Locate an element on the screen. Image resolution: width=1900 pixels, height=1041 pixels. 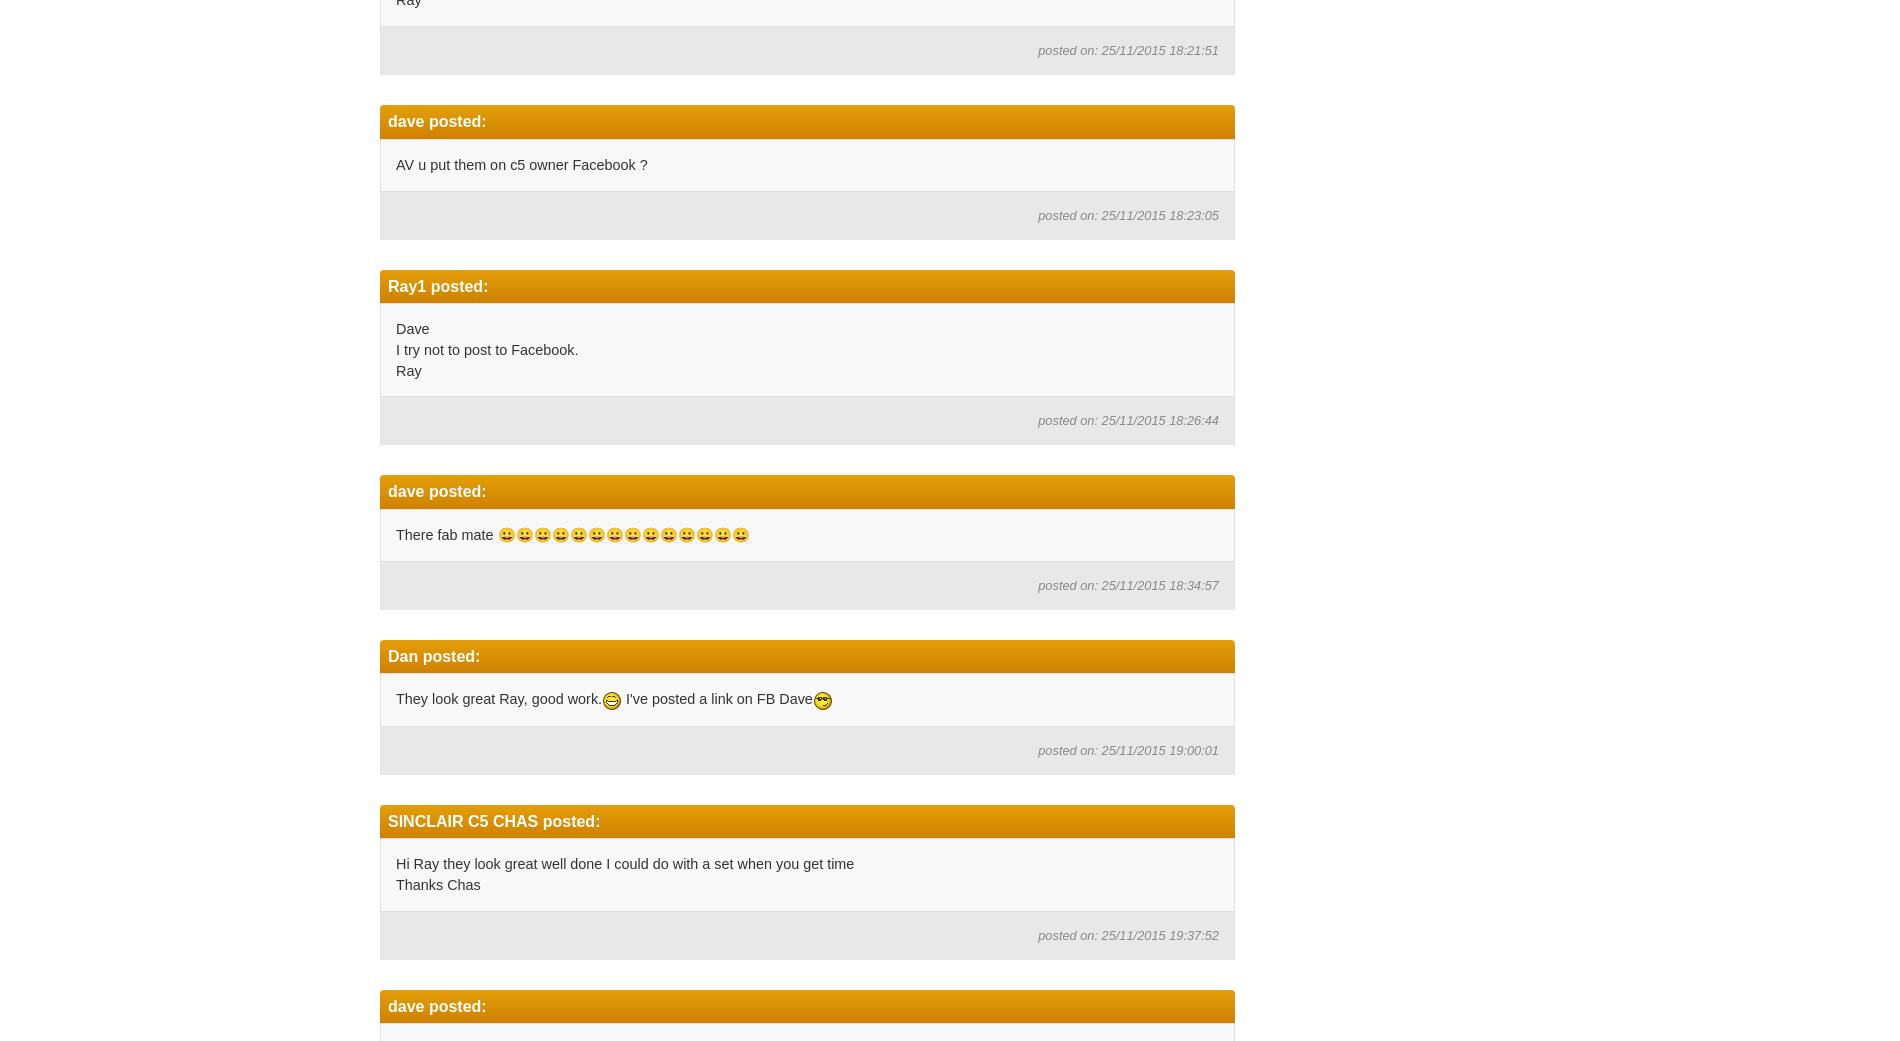
'posted on: 25/11/2015 18:21:51' is located at coordinates (1037, 49).